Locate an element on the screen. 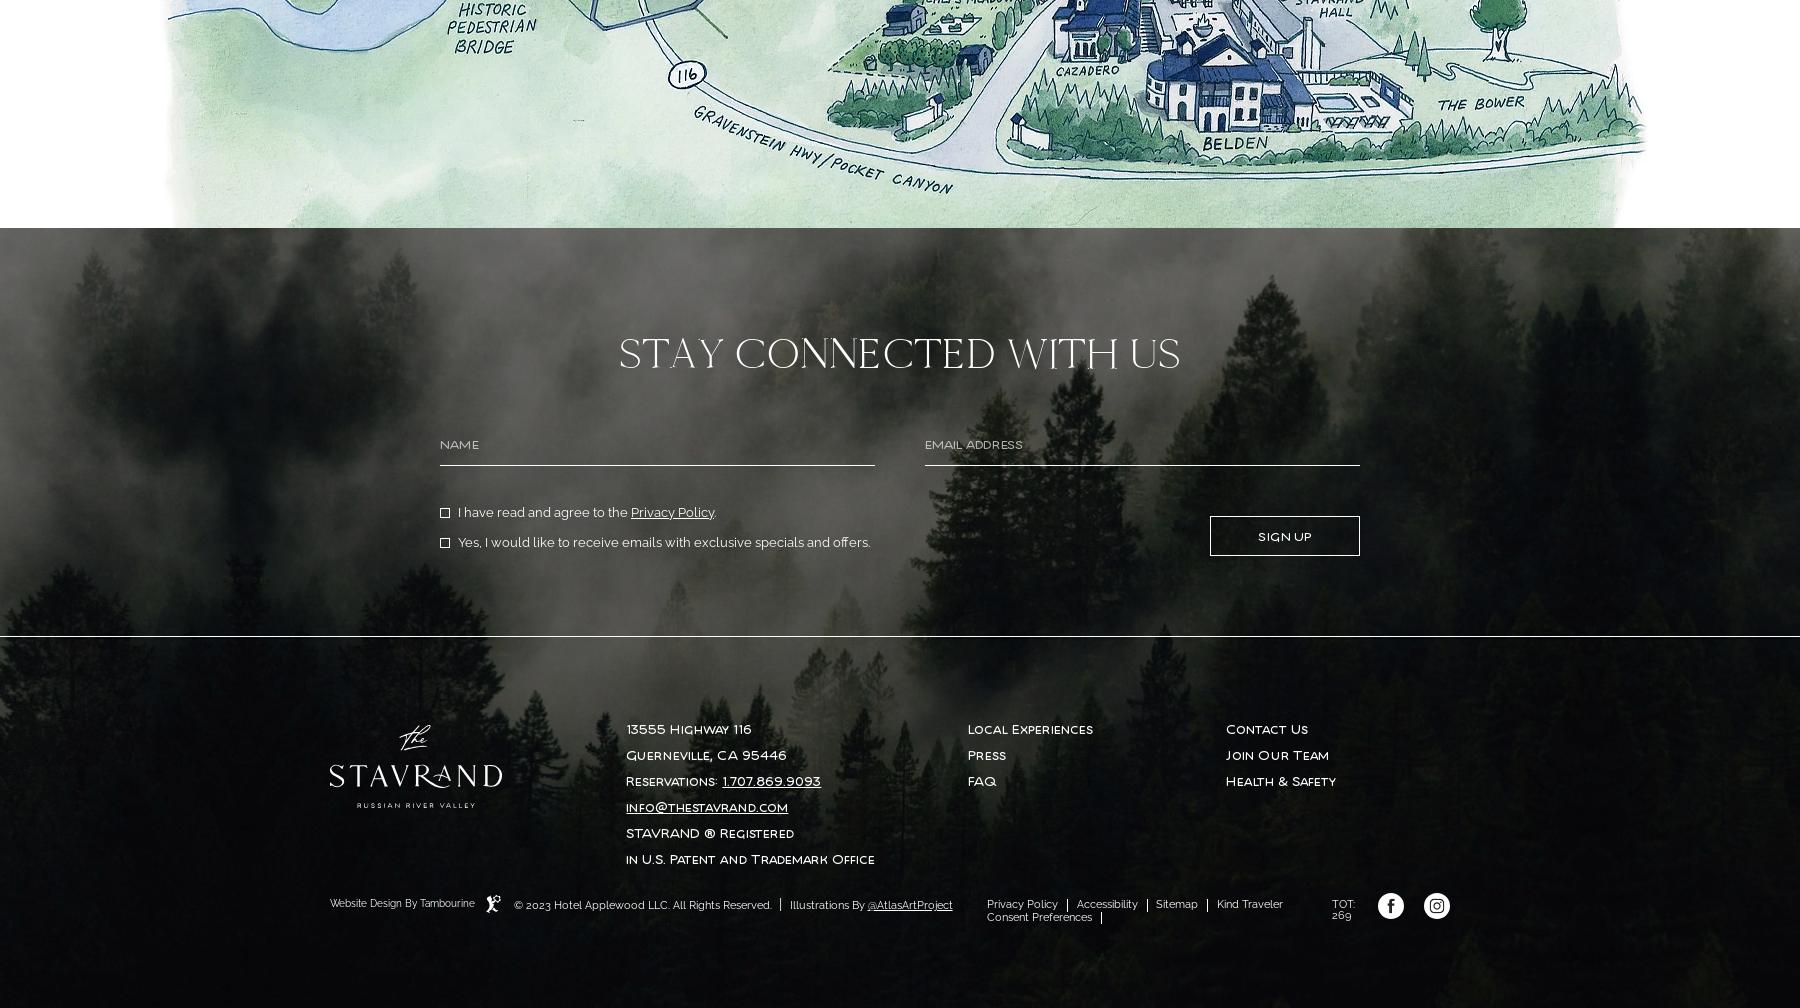 The height and width of the screenshot is (1008, 1800). 'Illustrations By' is located at coordinates (785, 904).